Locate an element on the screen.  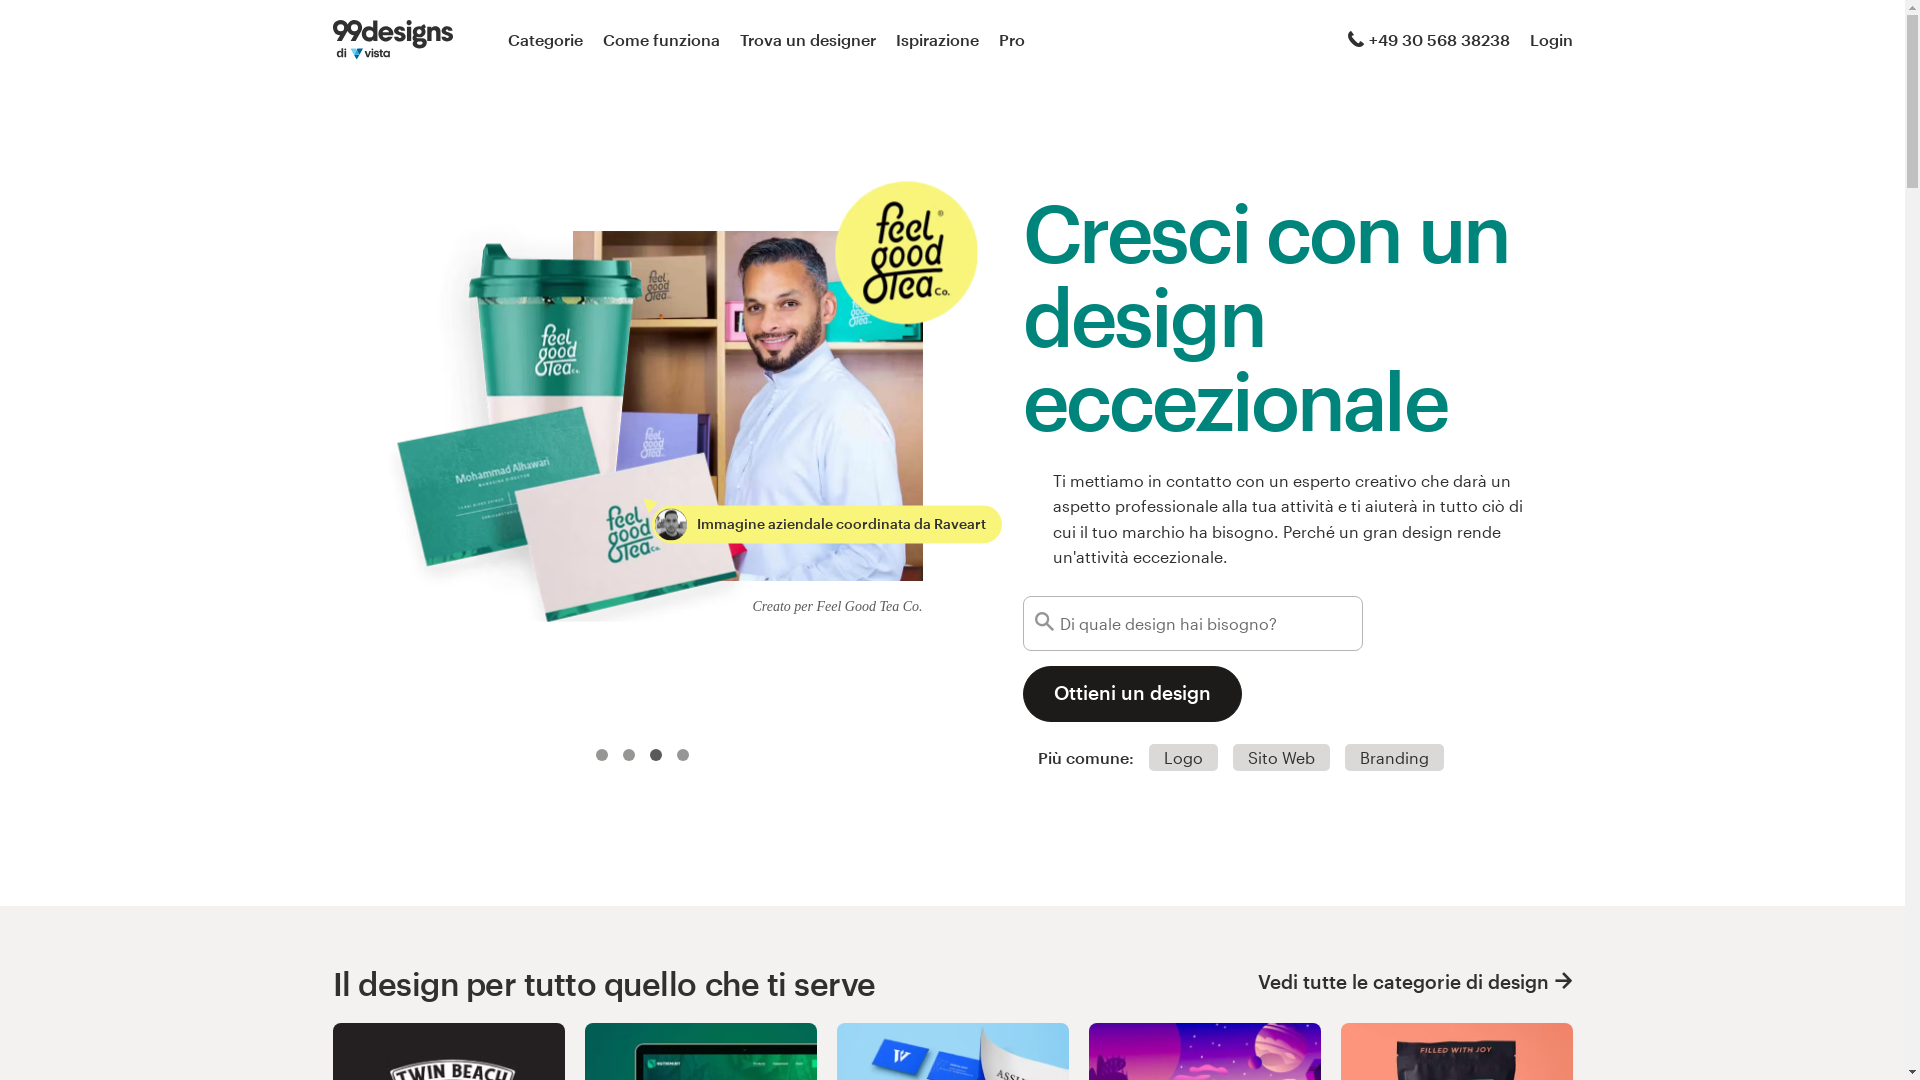
'Categorie' is located at coordinates (508, 39).